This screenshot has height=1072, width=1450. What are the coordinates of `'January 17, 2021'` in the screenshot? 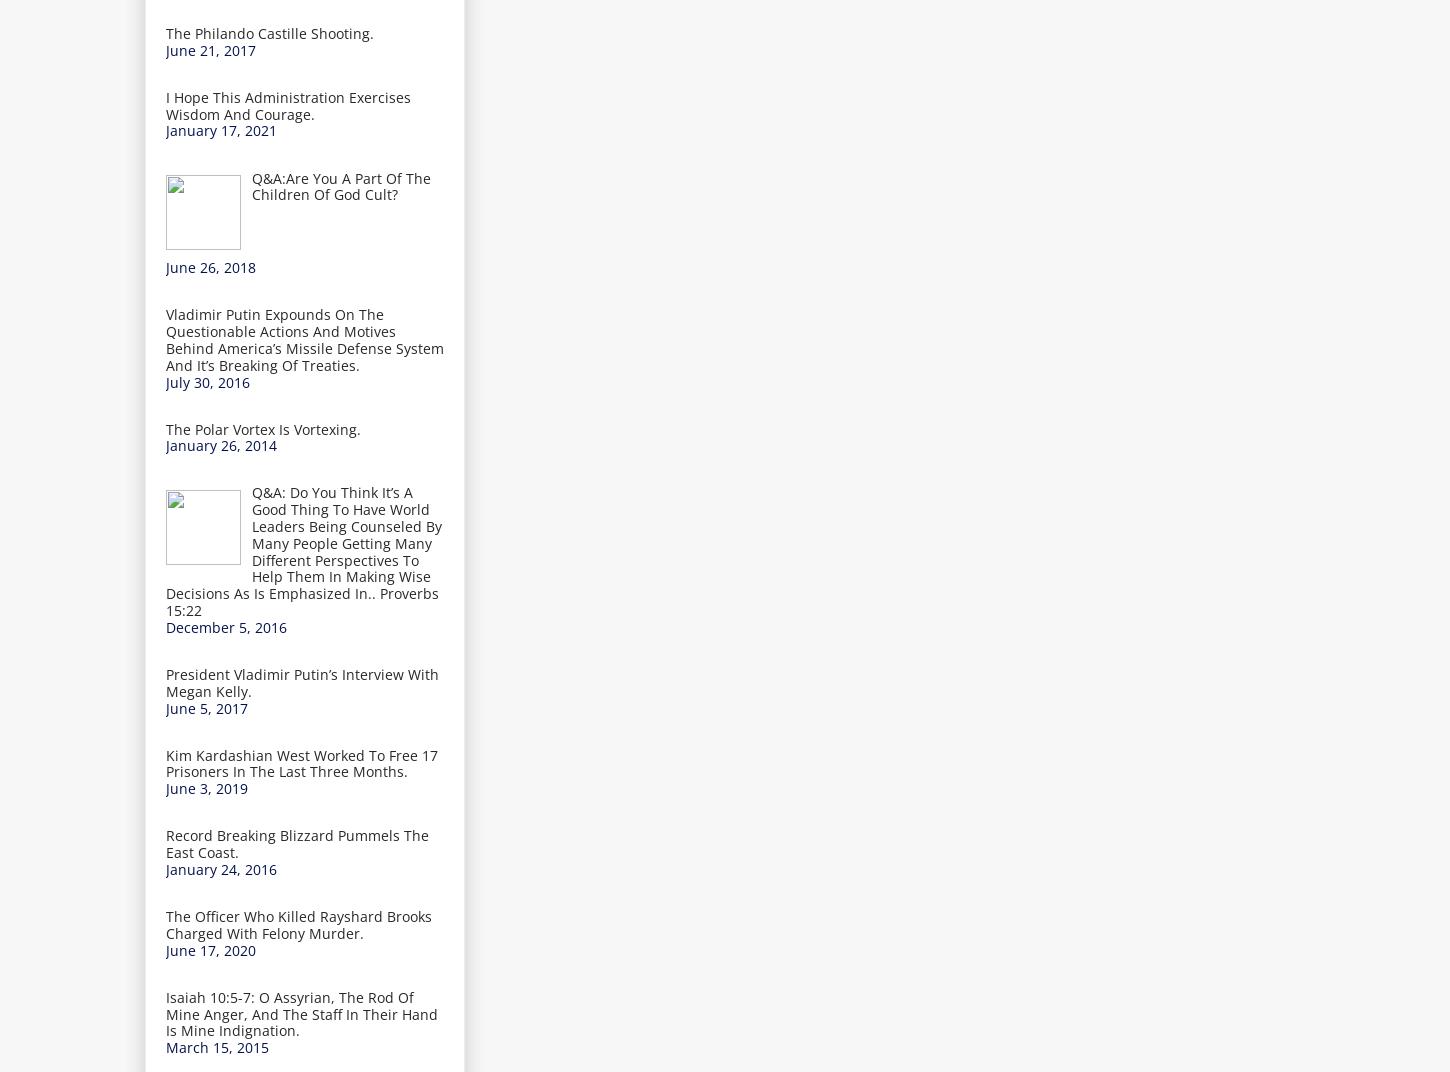 It's located at (220, 130).